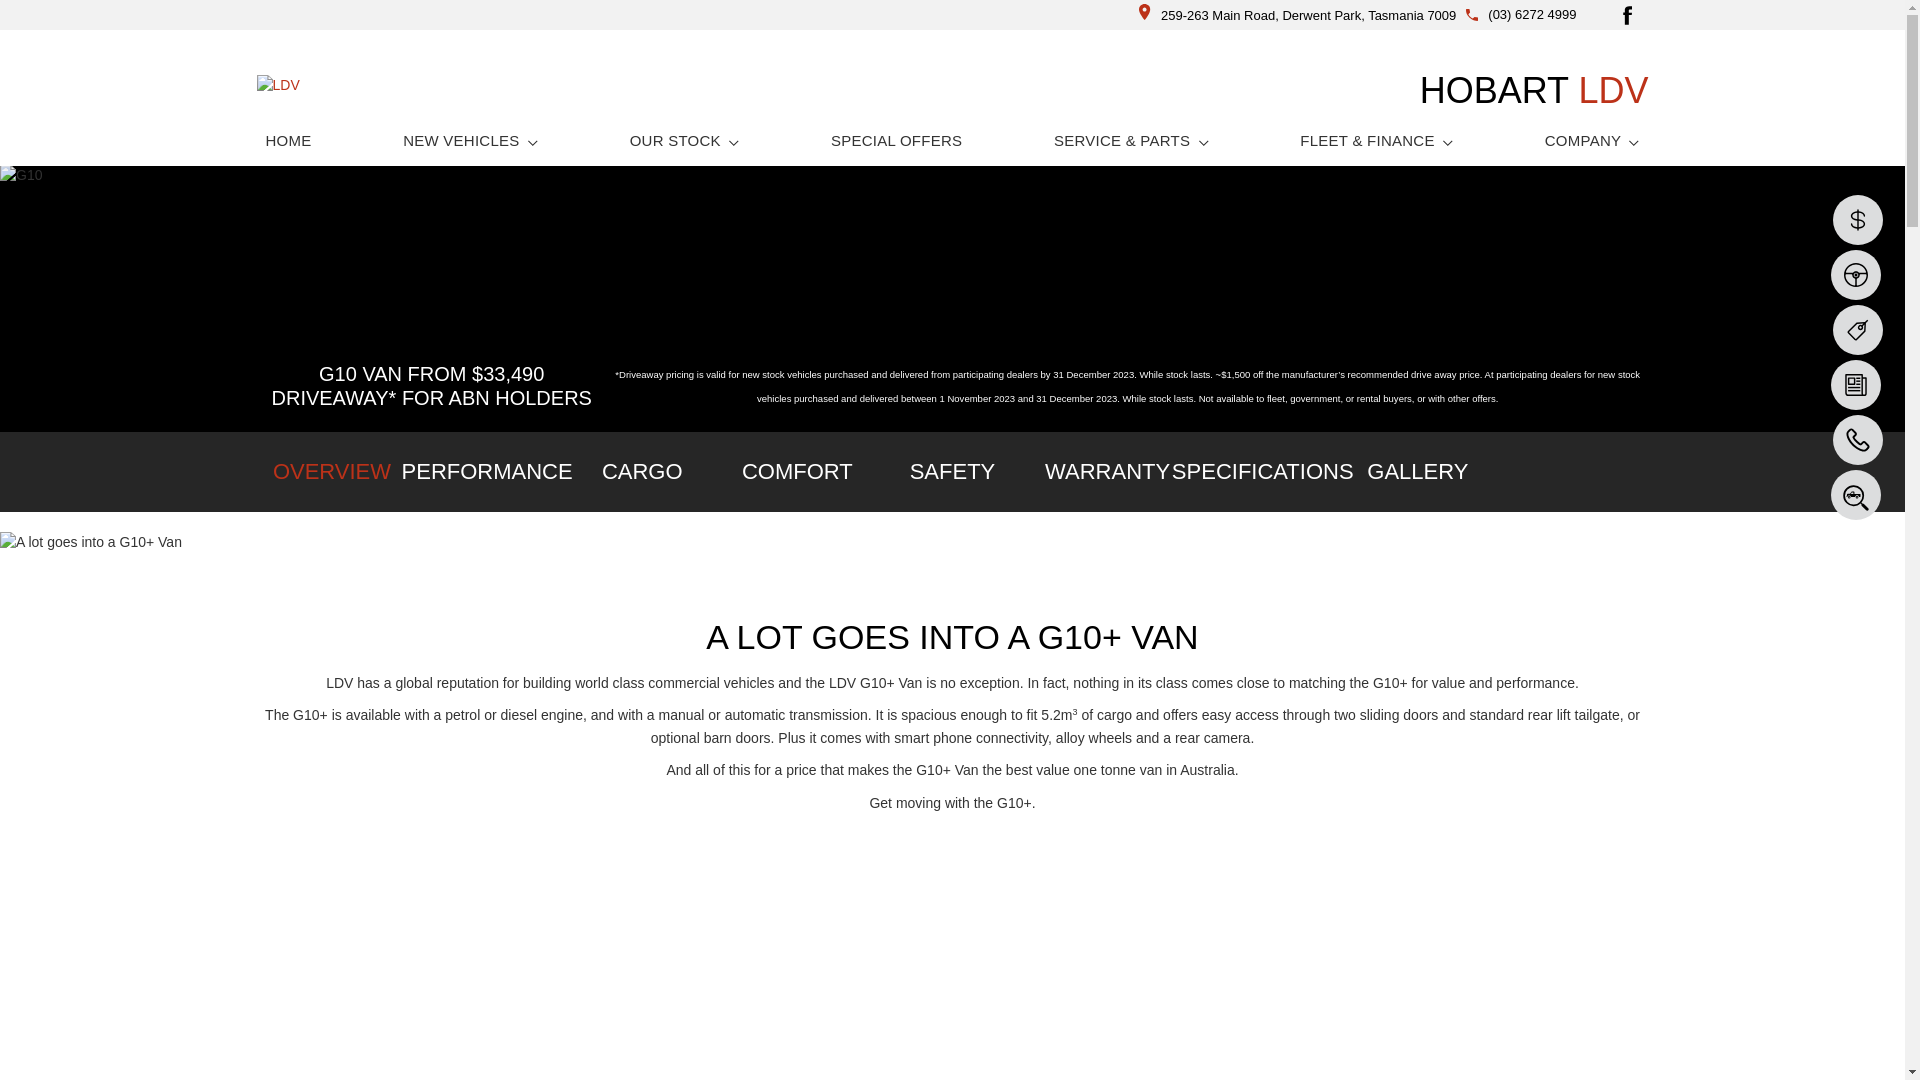 This screenshot has width=1920, height=1080. What do you see at coordinates (487, 471) in the screenshot?
I see `'PERFORMANCE'` at bounding box center [487, 471].